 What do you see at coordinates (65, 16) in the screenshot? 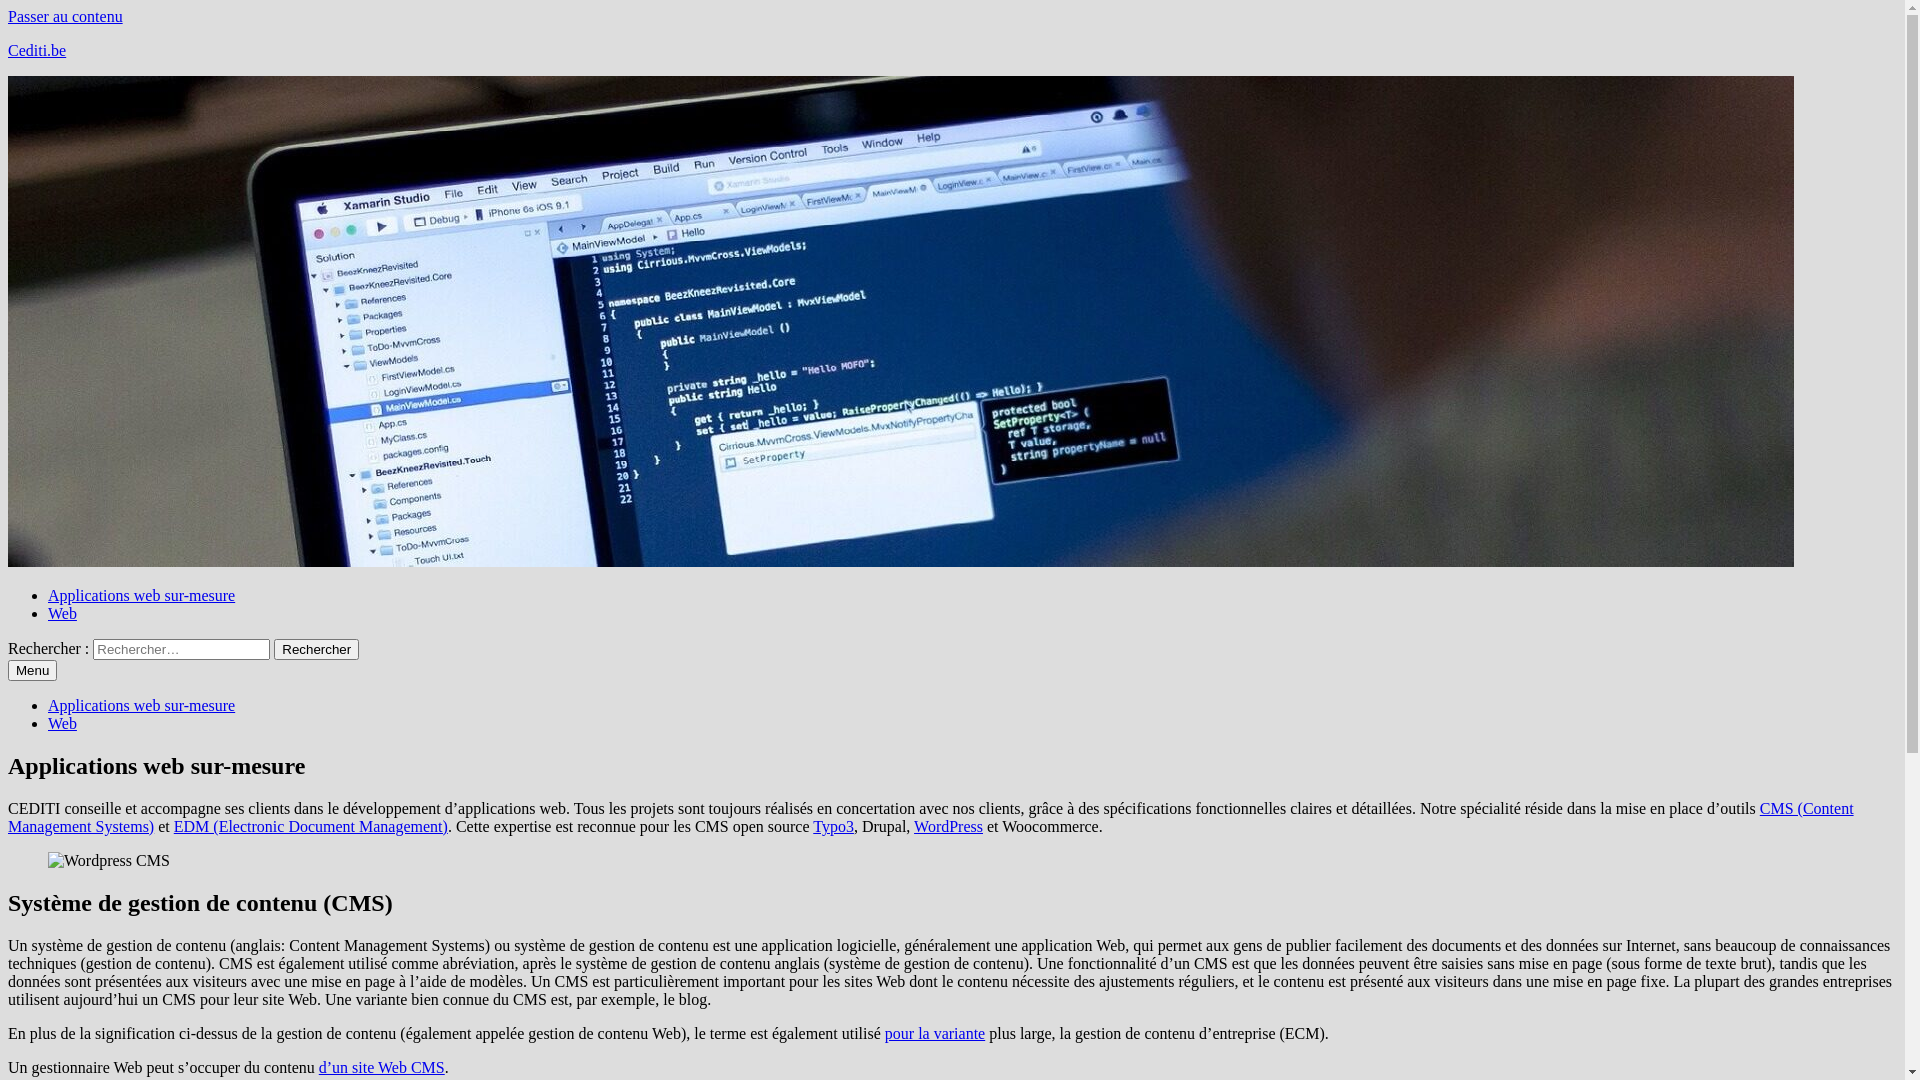
I see `'Passer au contenu'` at bounding box center [65, 16].